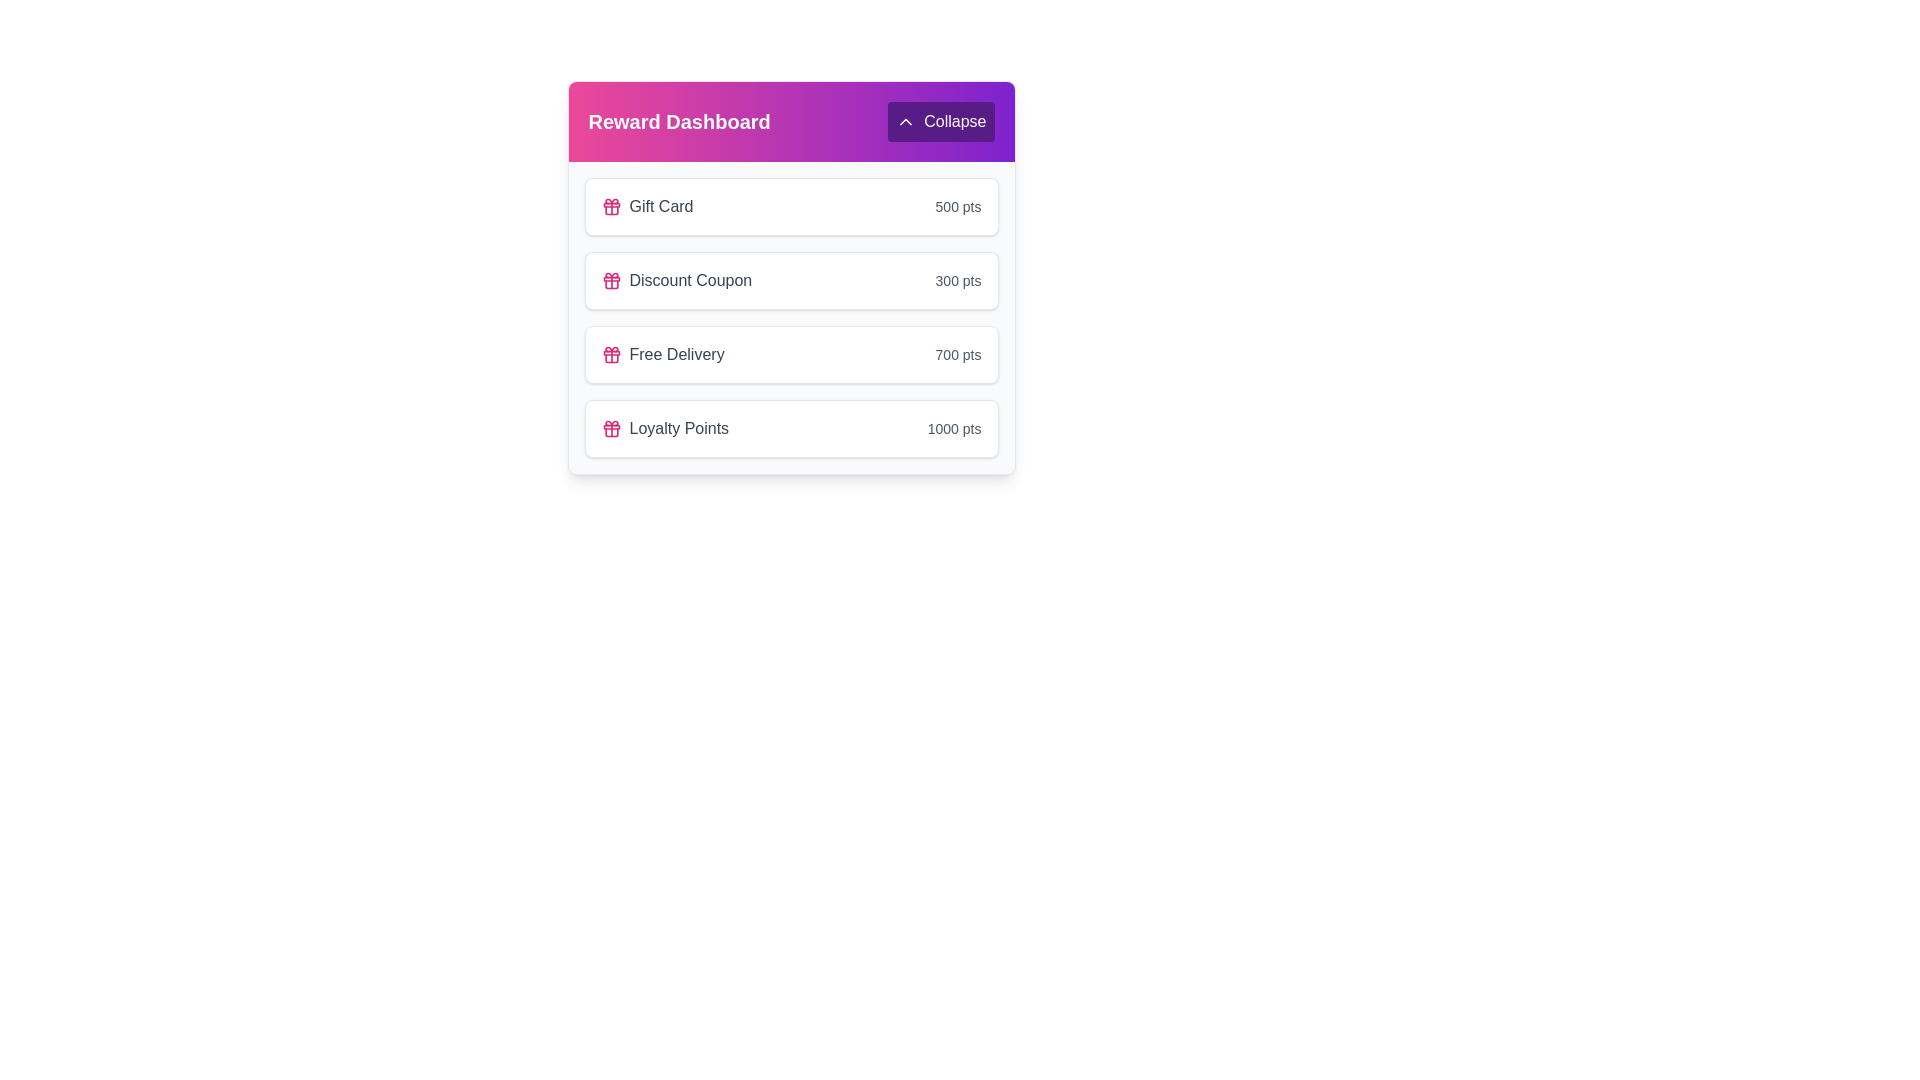  What do you see at coordinates (676, 281) in the screenshot?
I see `the 'Discount Coupon' label with pink gift icon for keyboard navigation` at bounding box center [676, 281].